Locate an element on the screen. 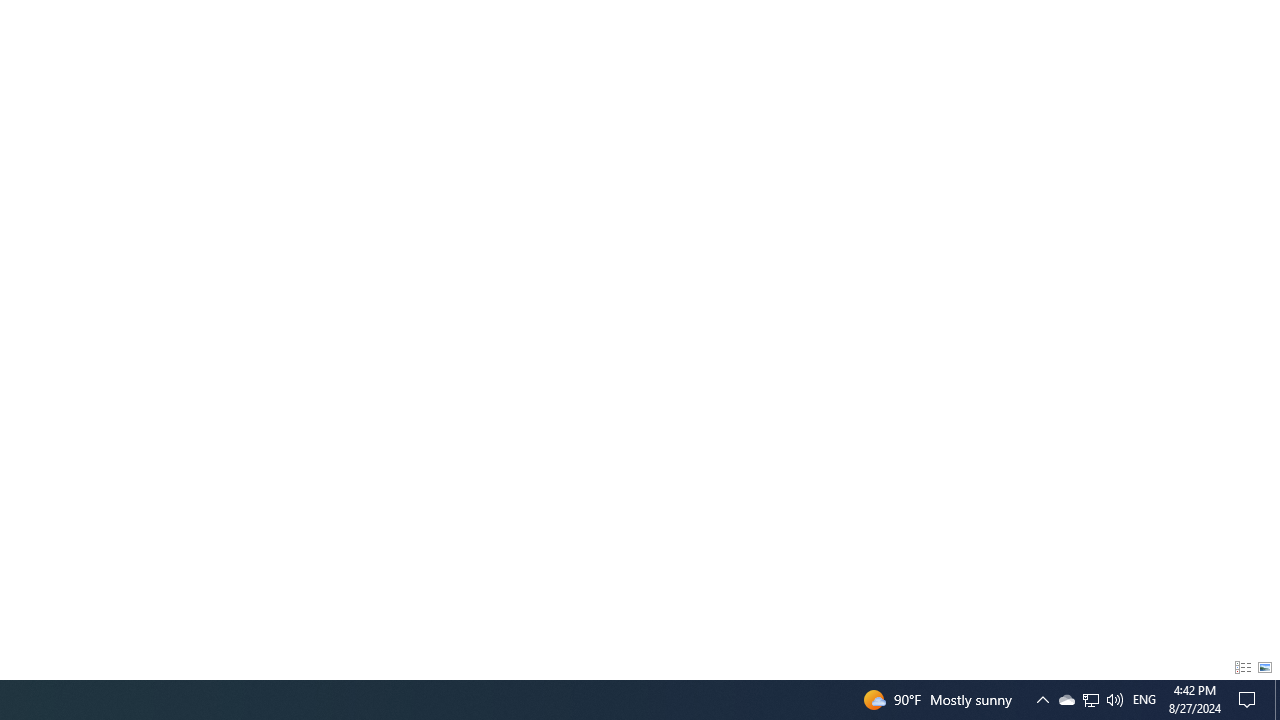 This screenshot has width=1280, height=720. 'Large Icons' is located at coordinates (1264, 668).